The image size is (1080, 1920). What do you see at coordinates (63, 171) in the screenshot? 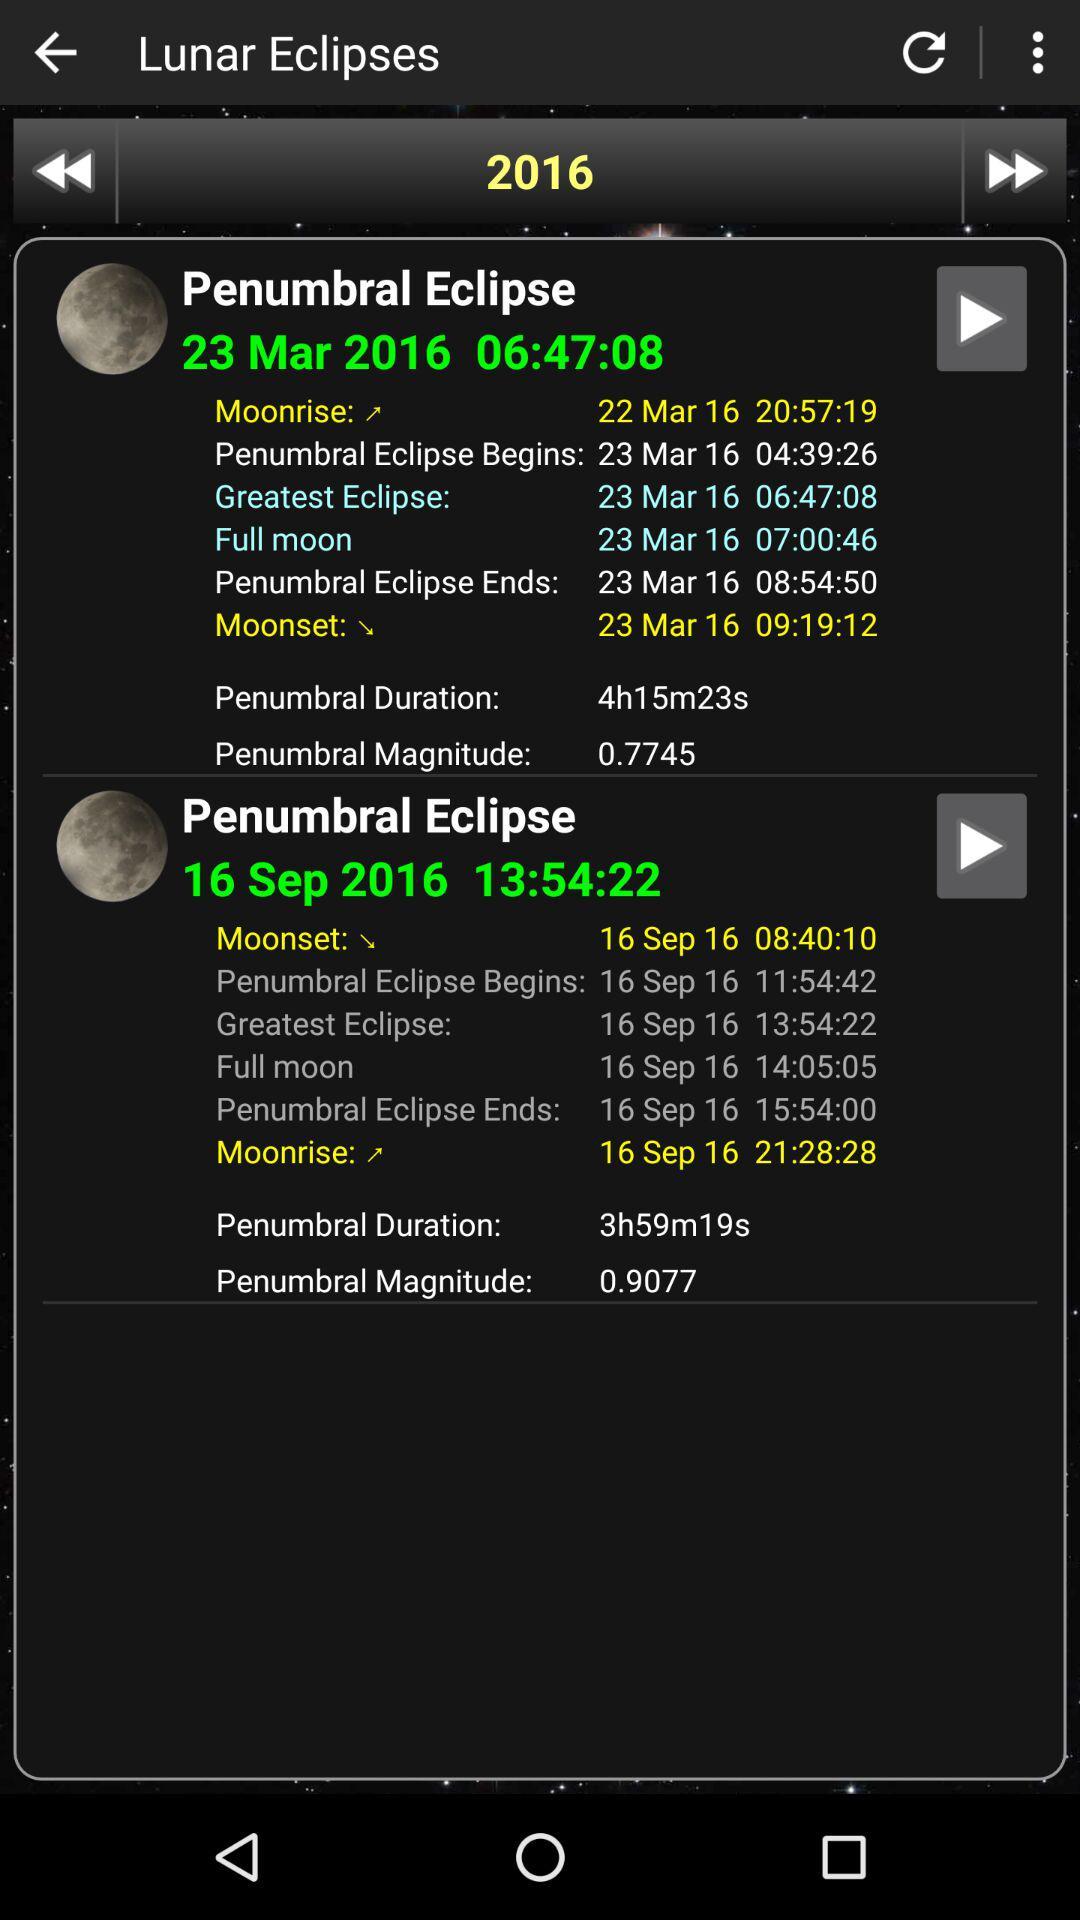
I see `the av_rewind icon` at bounding box center [63, 171].